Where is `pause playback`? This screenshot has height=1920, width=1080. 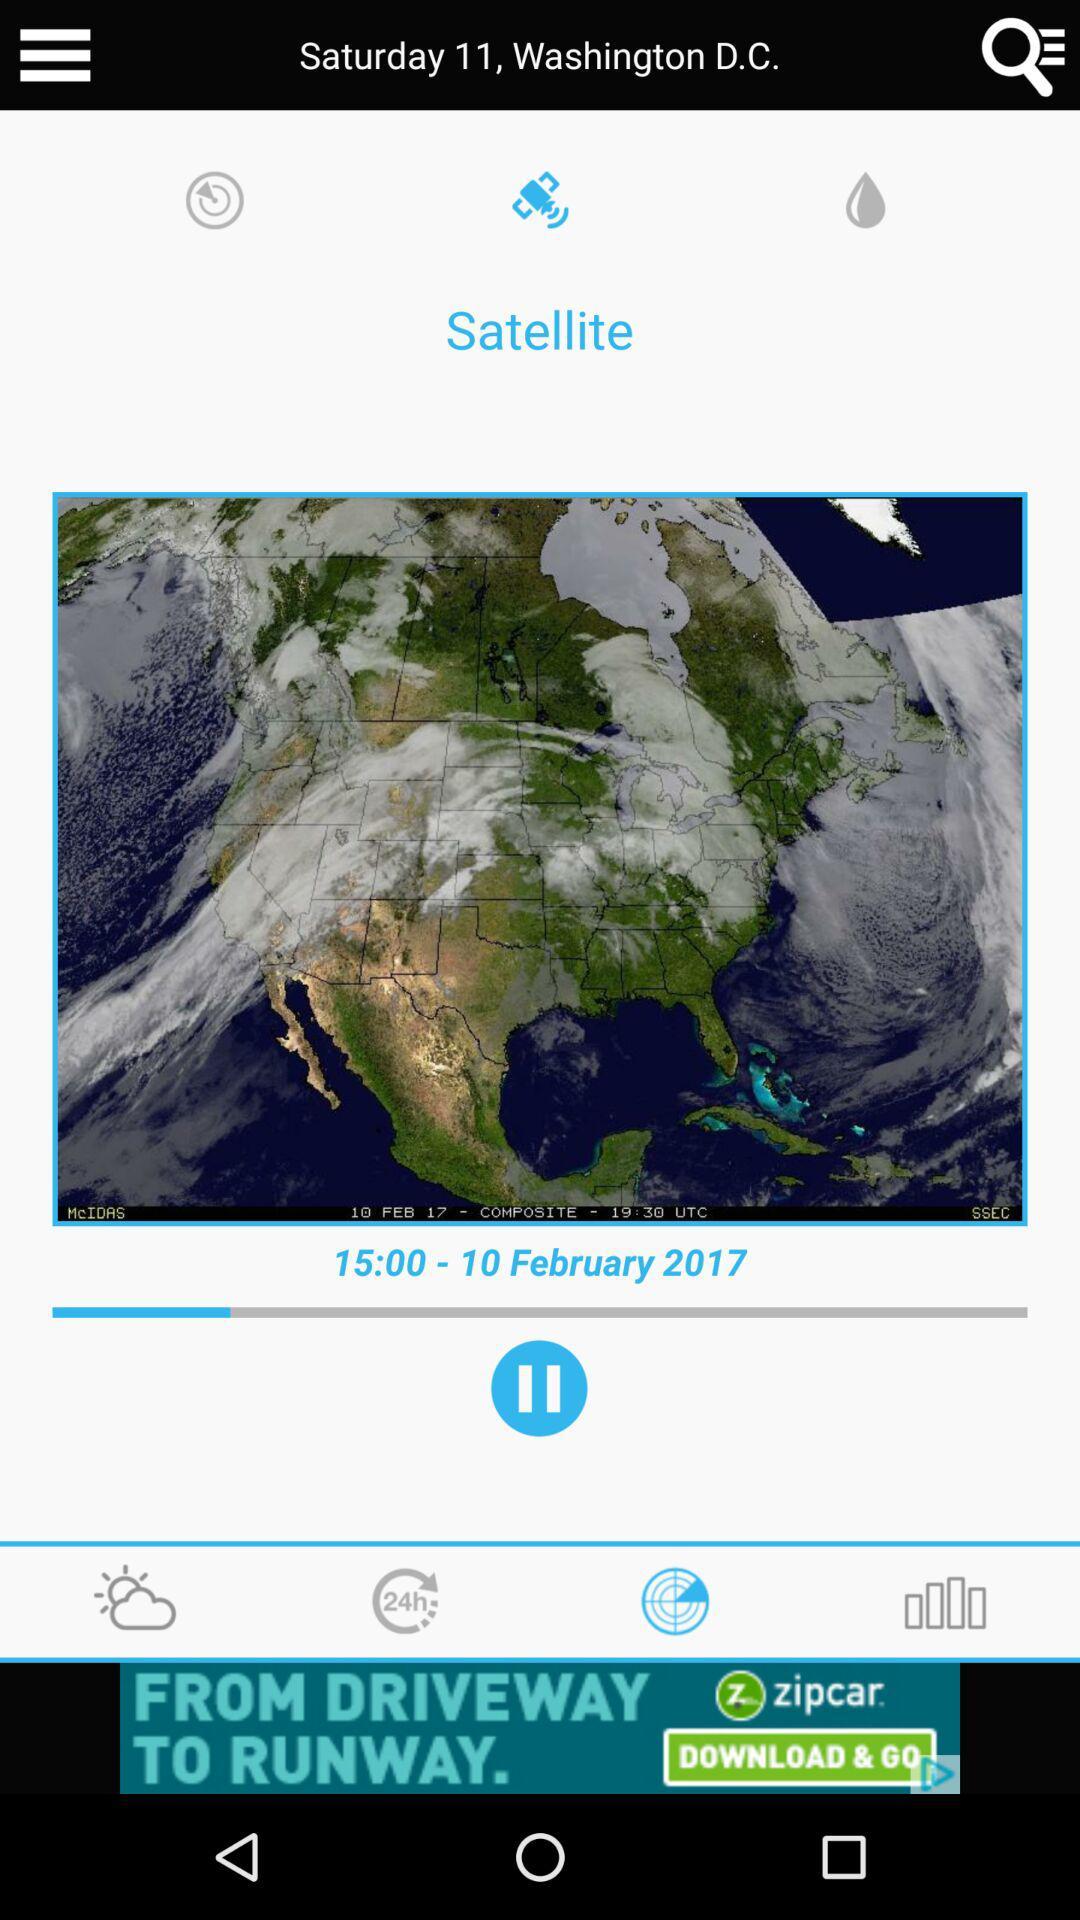 pause playback is located at coordinates (538, 1387).